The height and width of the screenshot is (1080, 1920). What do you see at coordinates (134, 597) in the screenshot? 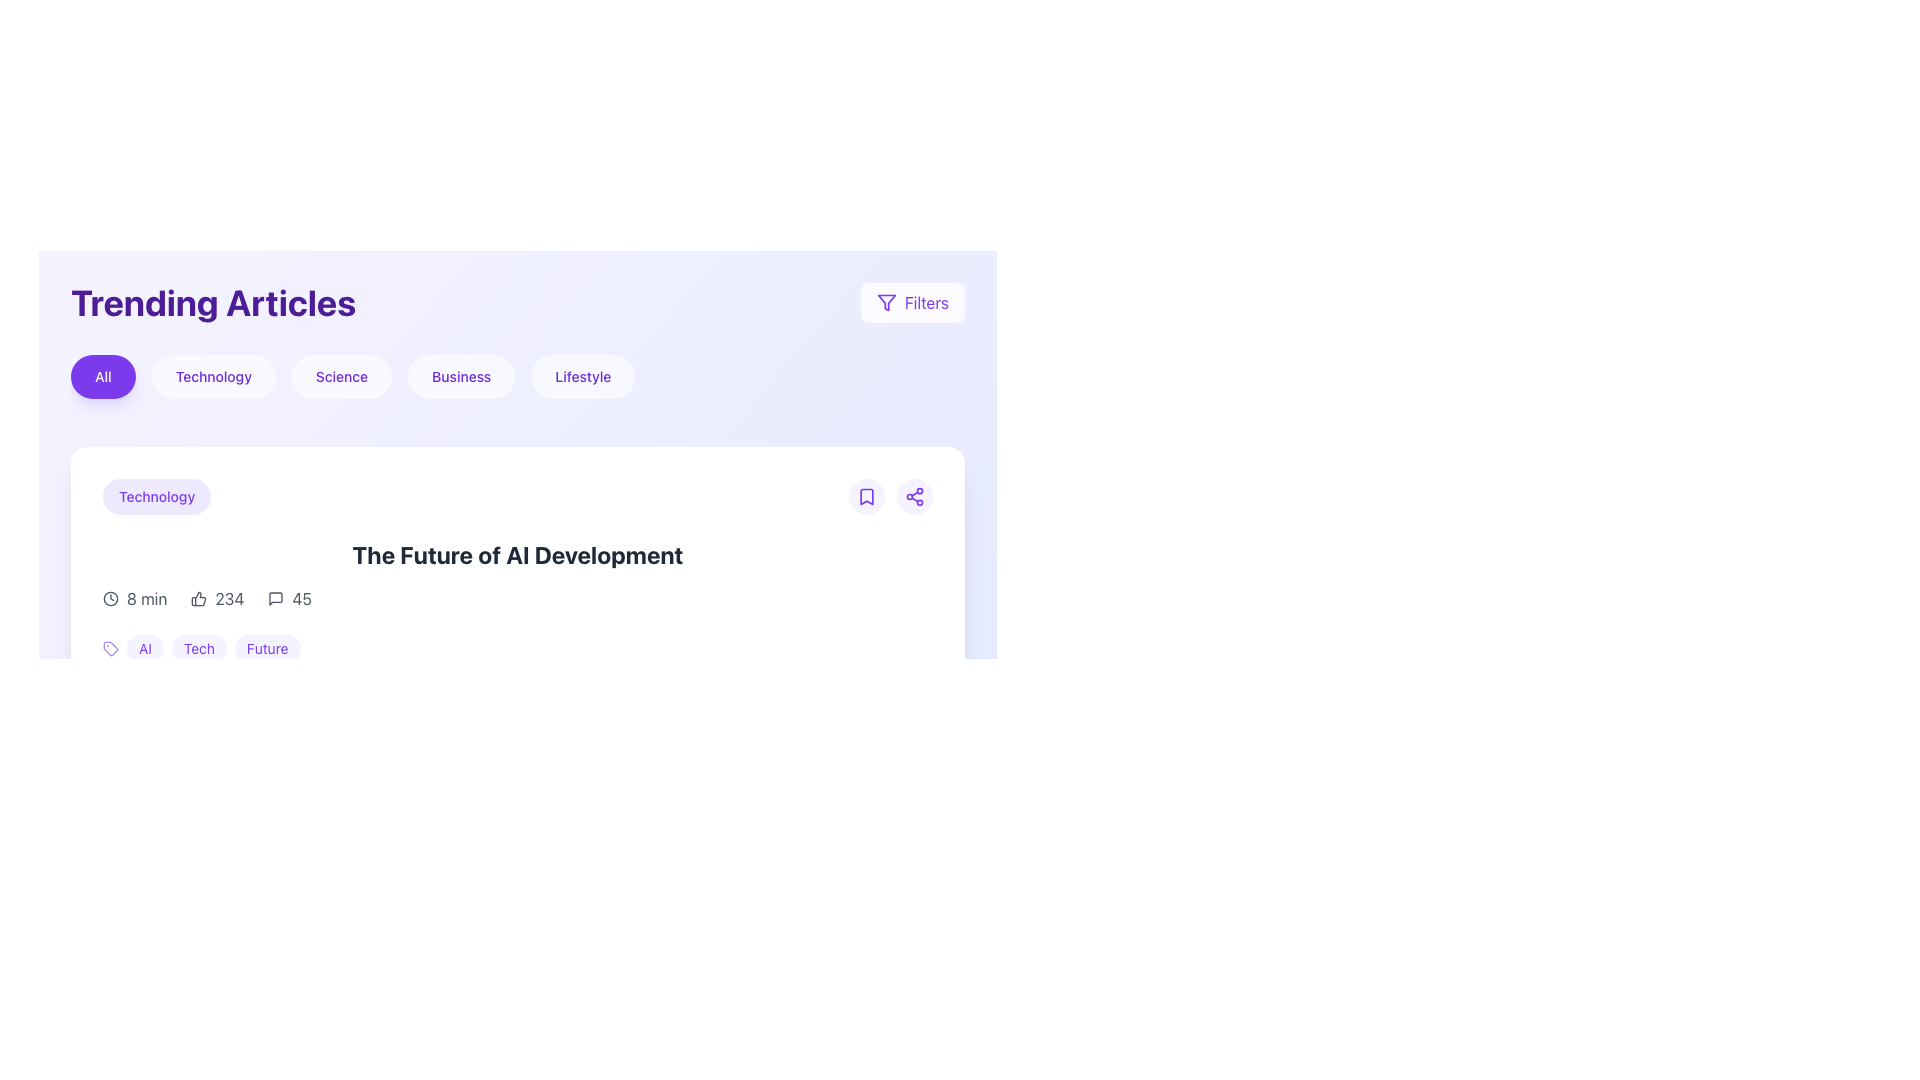
I see `the informational label displaying '8 min' with a clock icon` at bounding box center [134, 597].